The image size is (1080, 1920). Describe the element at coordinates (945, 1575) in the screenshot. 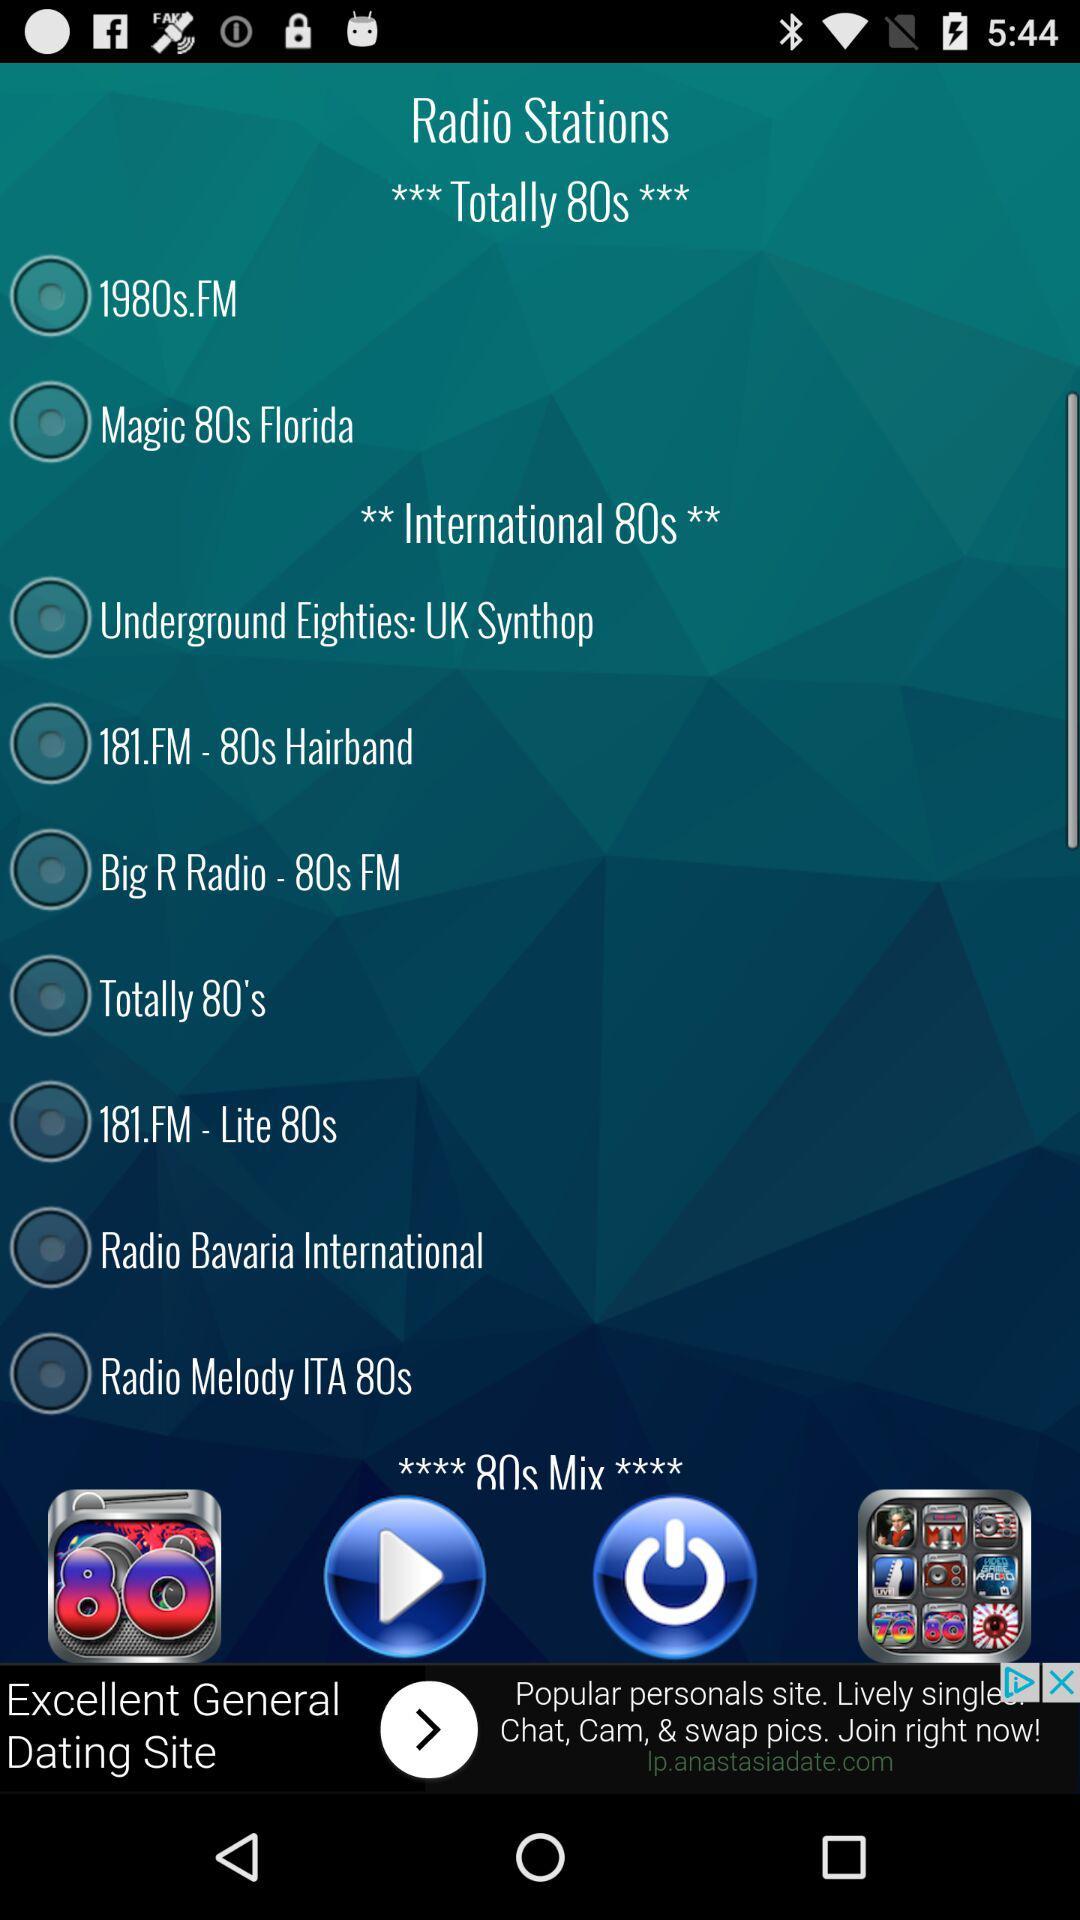

I see `app setting` at that location.